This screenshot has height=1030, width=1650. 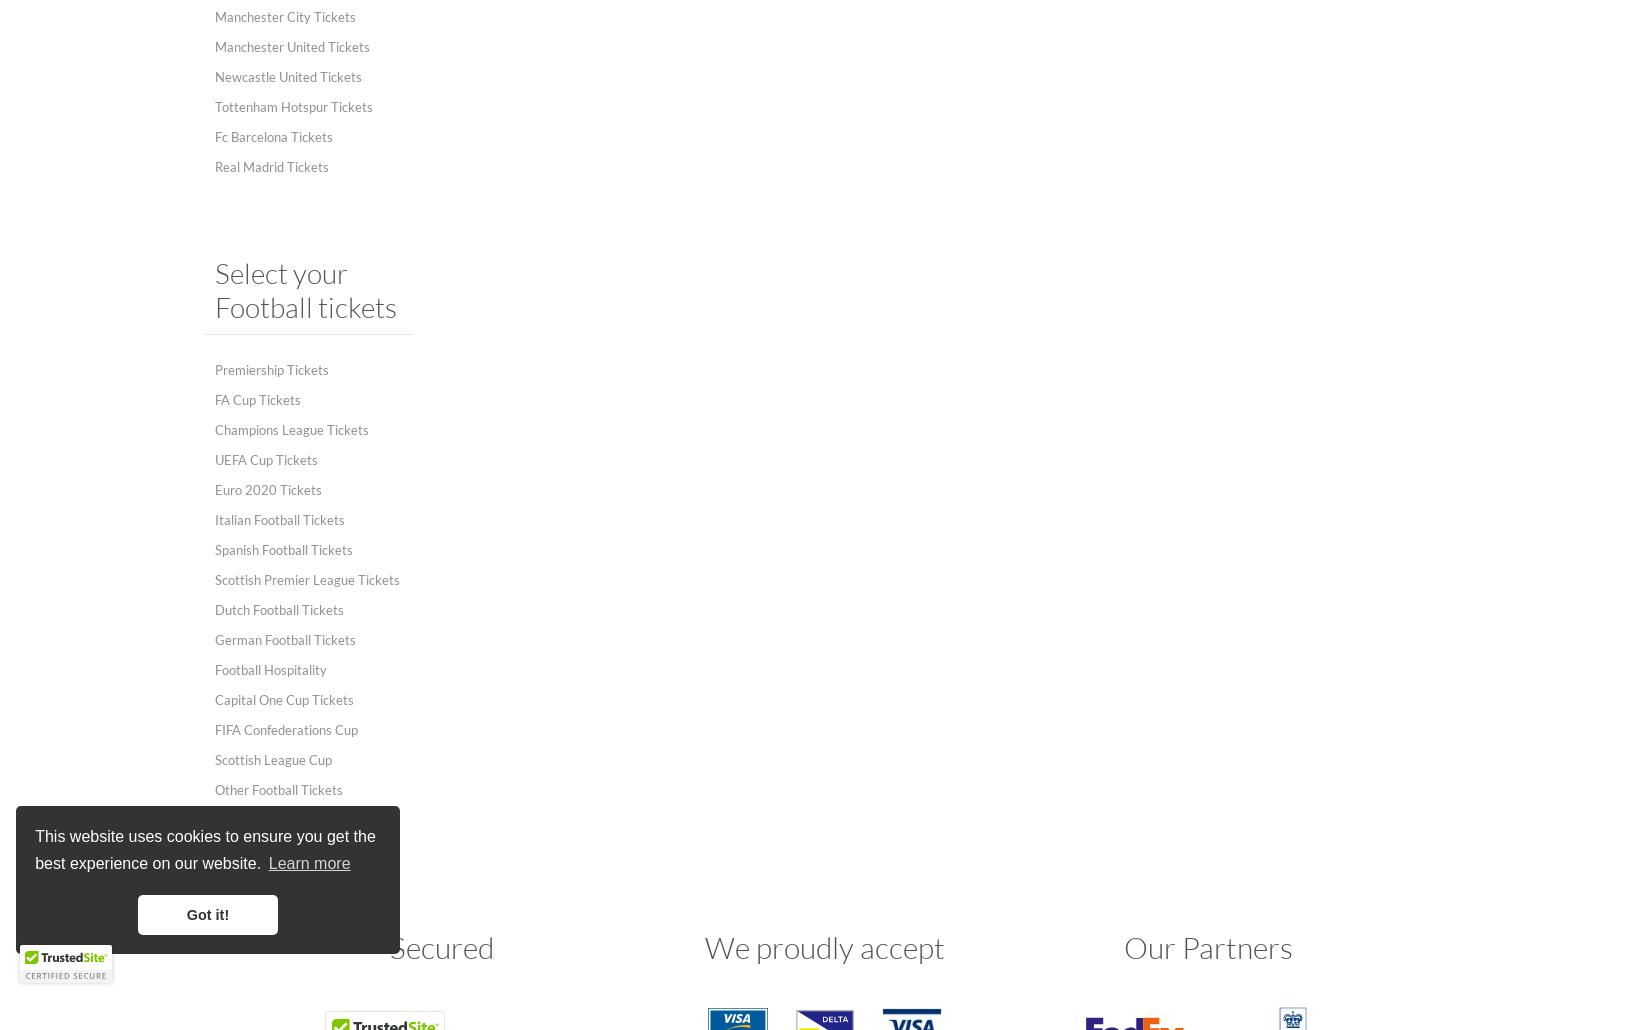 What do you see at coordinates (292, 46) in the screenshot?
I see `'Manchester United Tickets'` at bounding box center [292, 46].